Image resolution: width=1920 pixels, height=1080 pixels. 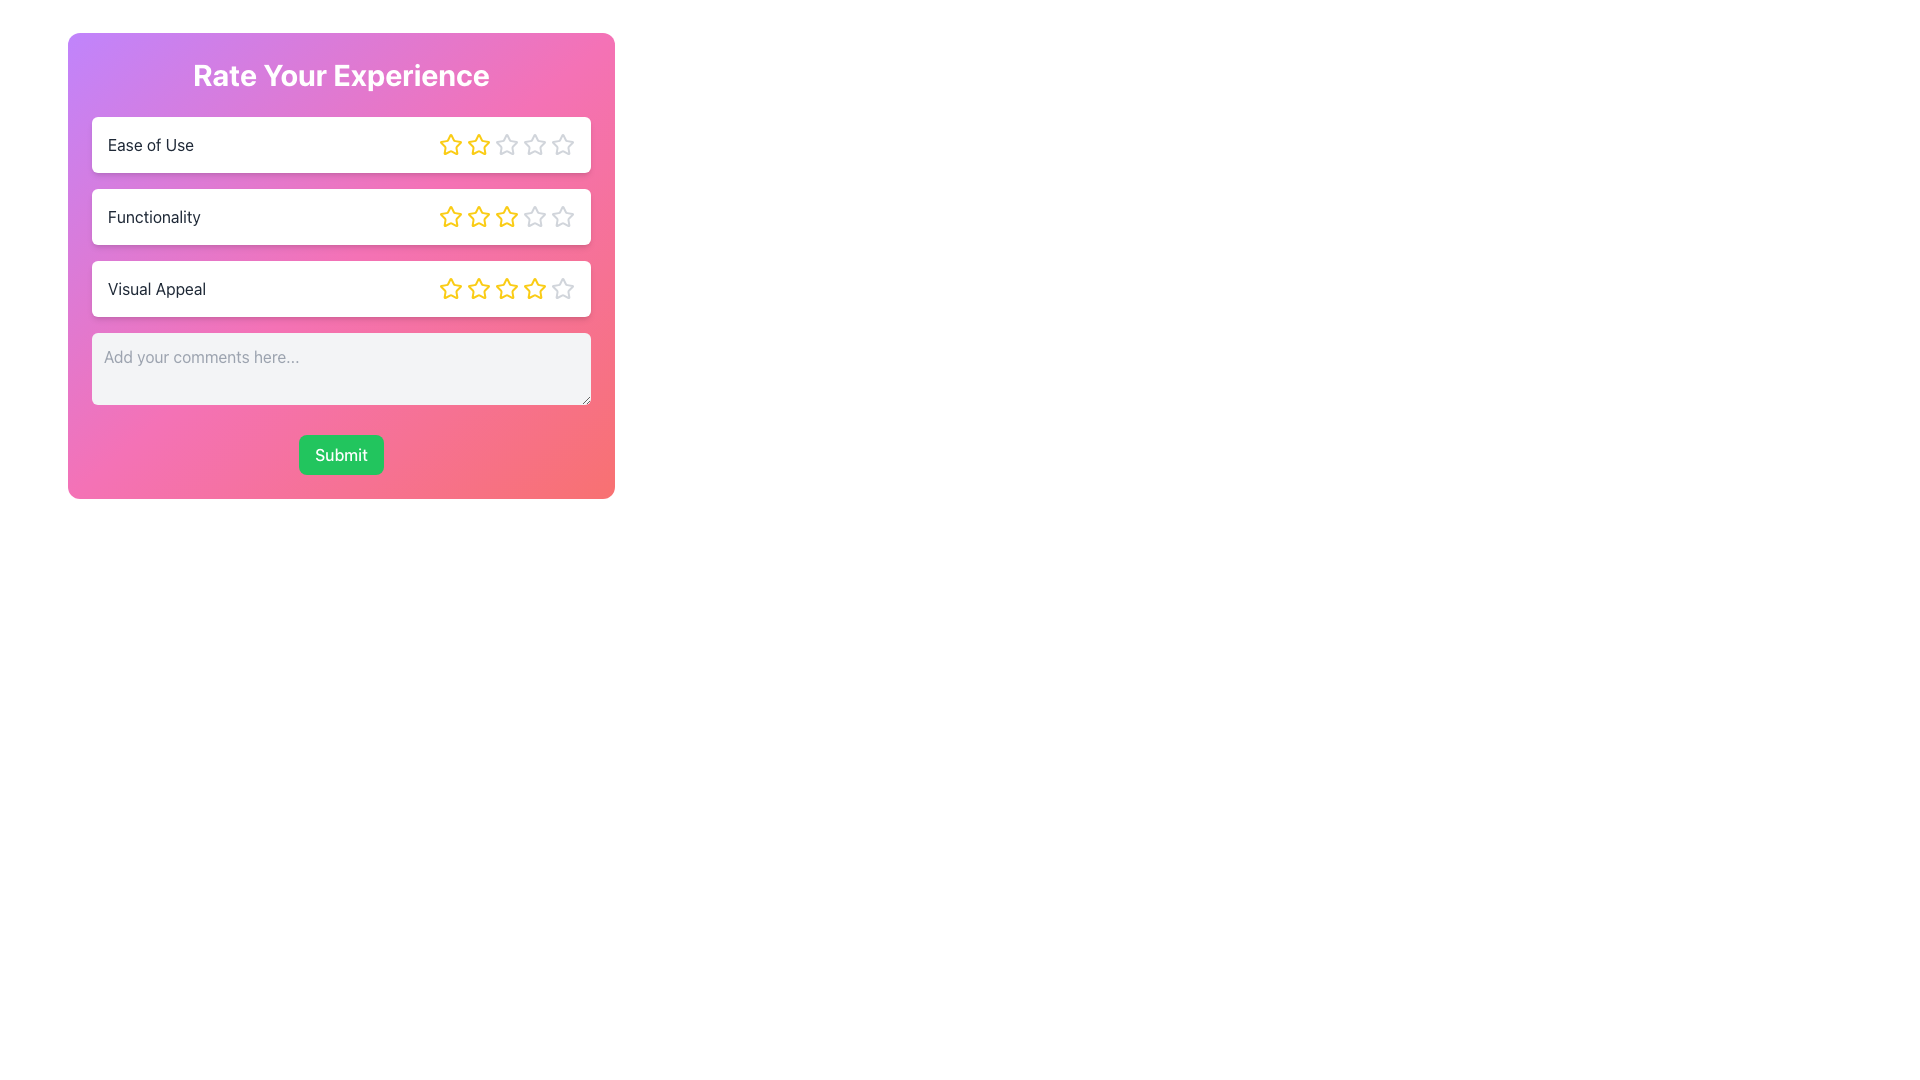 What do you see at coordinates (507, 144) in the screenshot?
I see `the third star in the 'Ease of Use' rating bar` at bounding box center [507, 144].